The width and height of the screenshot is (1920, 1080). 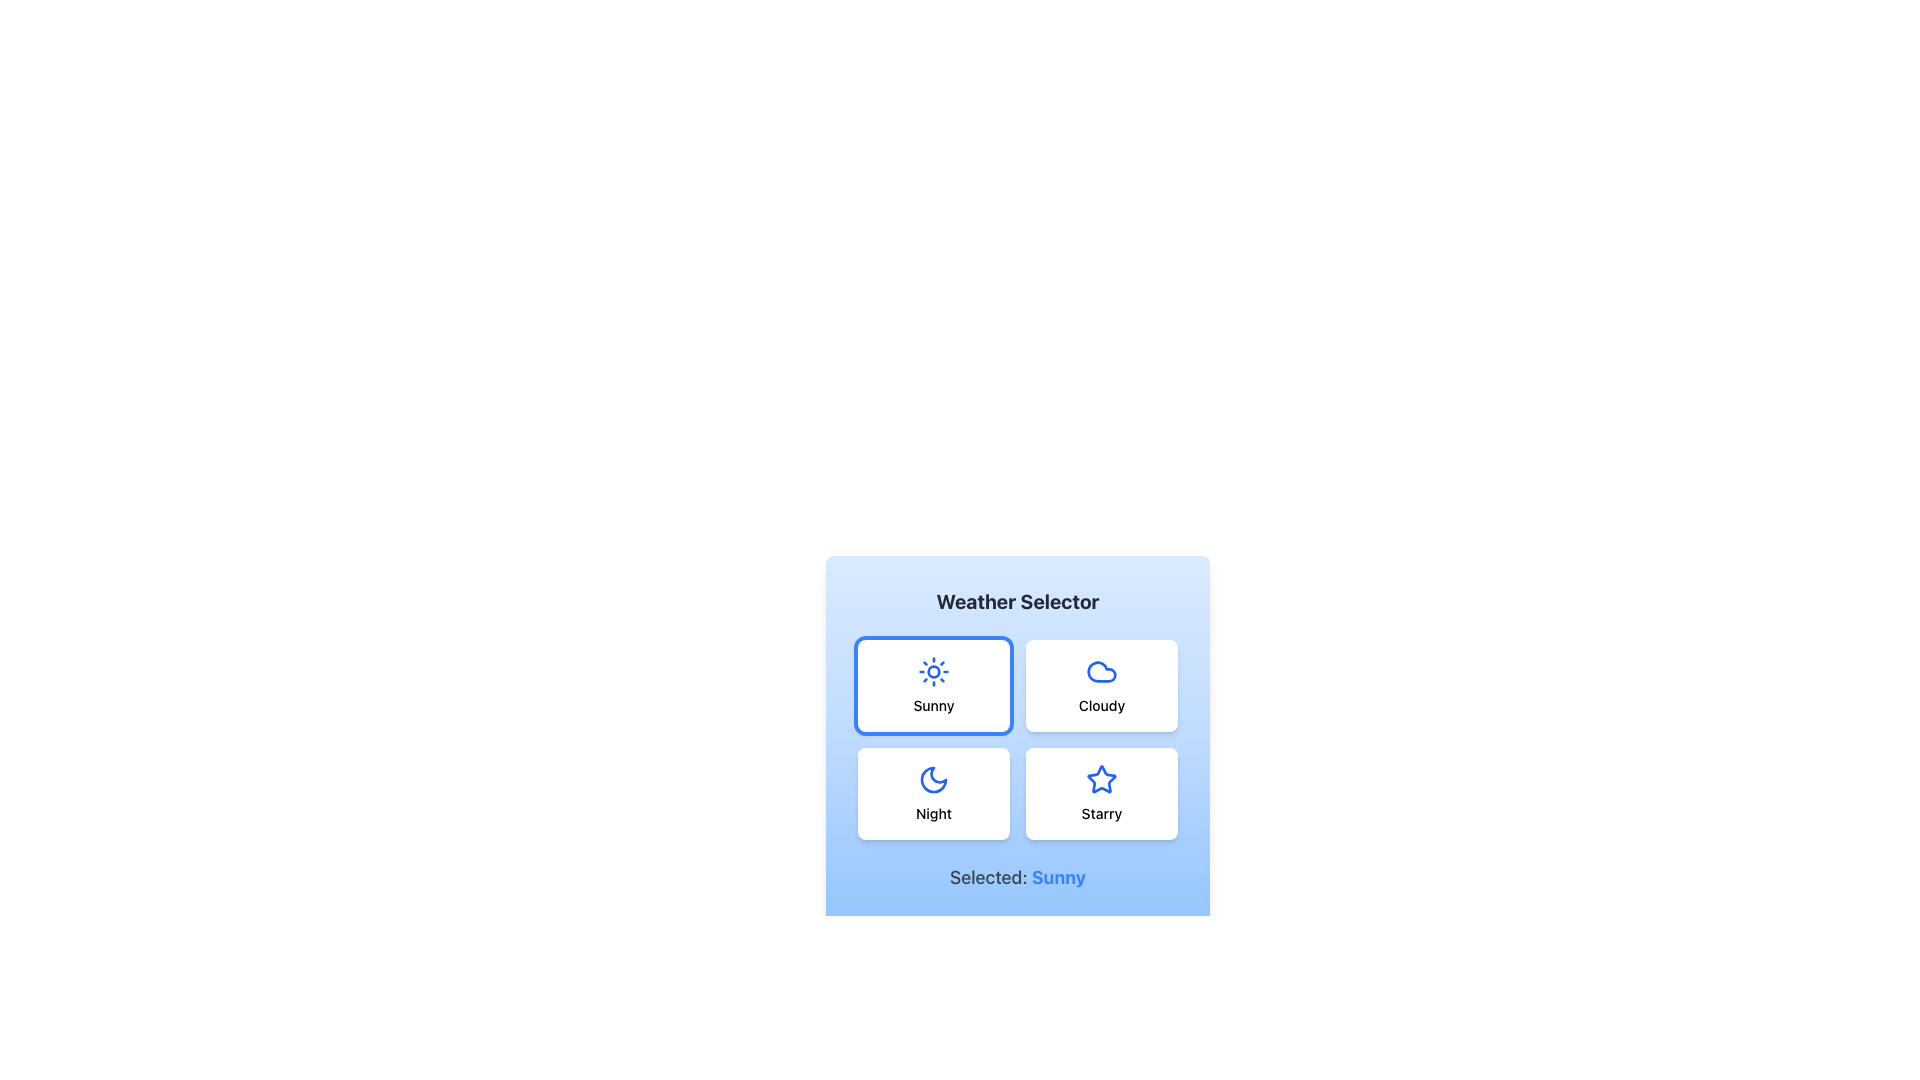 I want to click on the 'Night' SVG icon representing nighttime in the weather selector interface, located in the bottom-left button of a 2x2 grid layout, so click(x=933, y=778).